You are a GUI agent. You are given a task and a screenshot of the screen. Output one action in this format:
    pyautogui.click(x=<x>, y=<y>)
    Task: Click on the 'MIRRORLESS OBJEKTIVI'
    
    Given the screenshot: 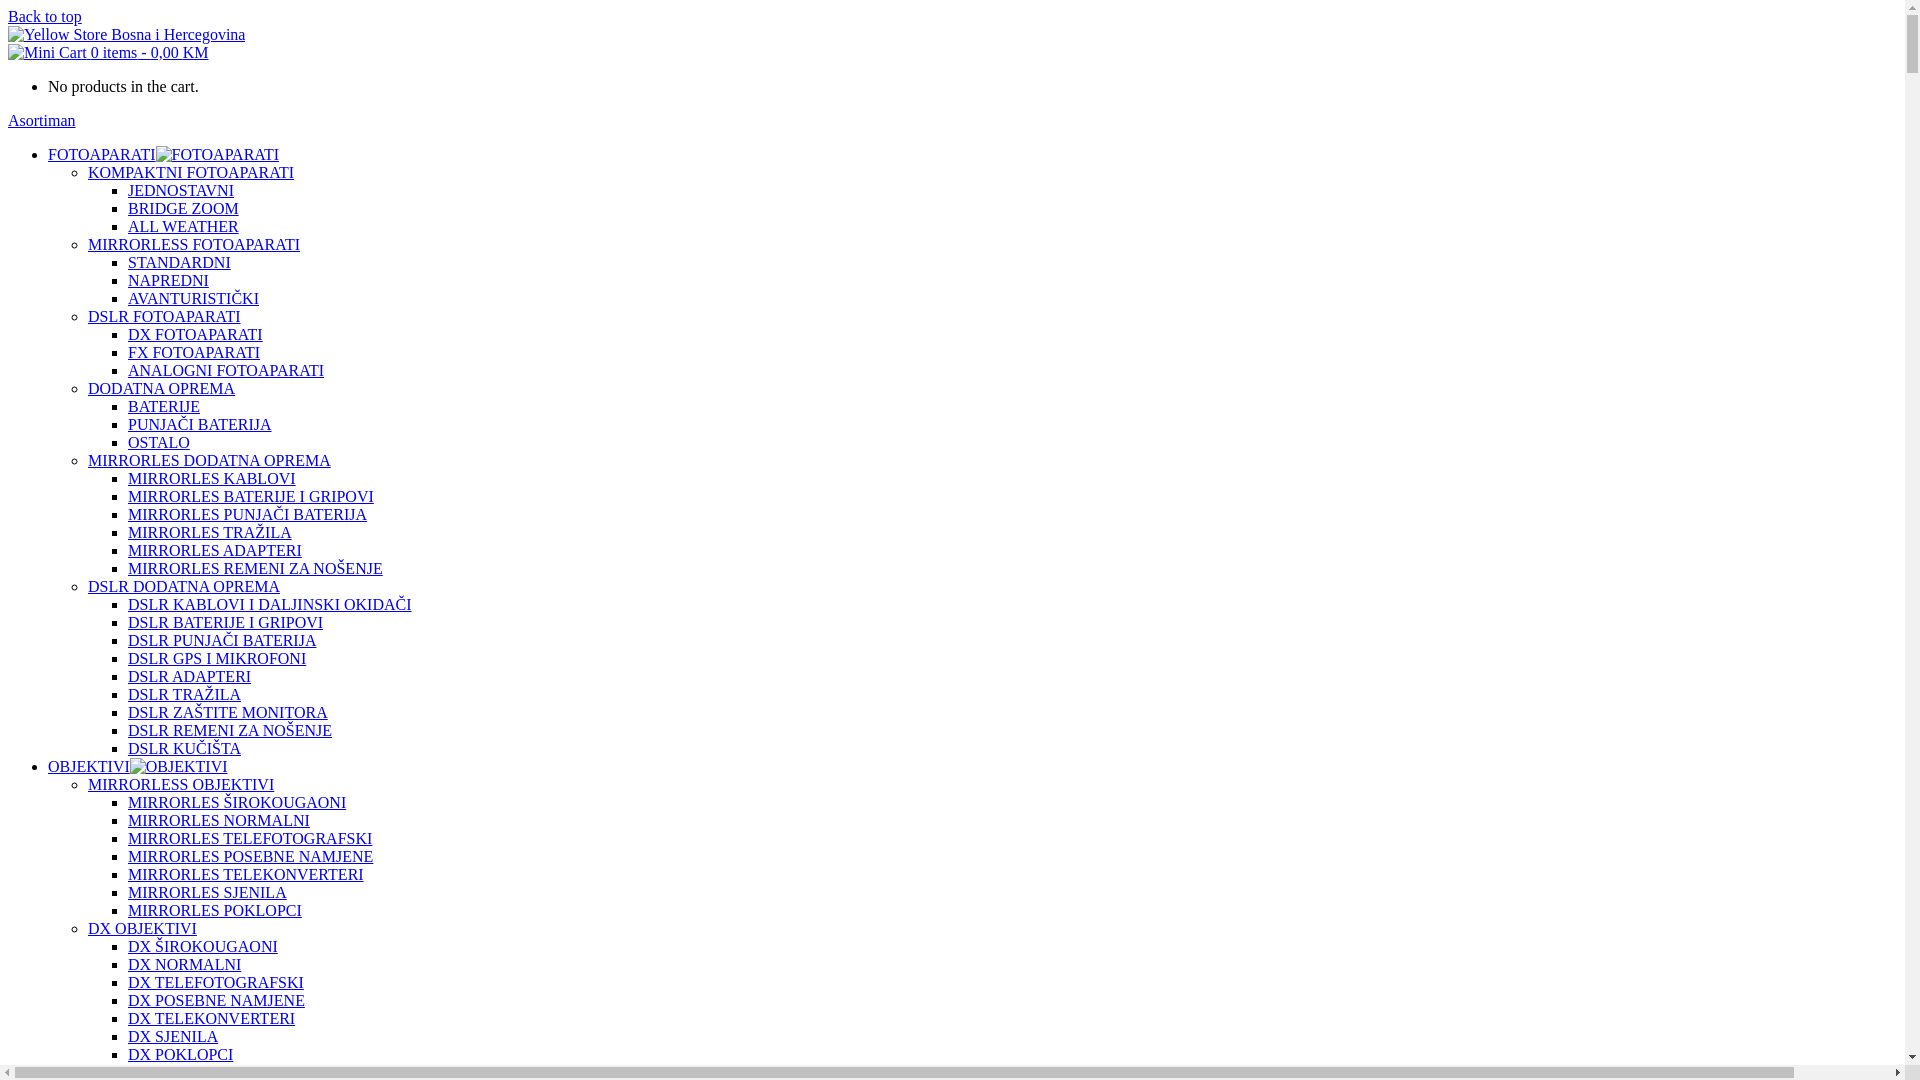 What is the action you would take?
    pyautogui.click(x=86, y=783)
    